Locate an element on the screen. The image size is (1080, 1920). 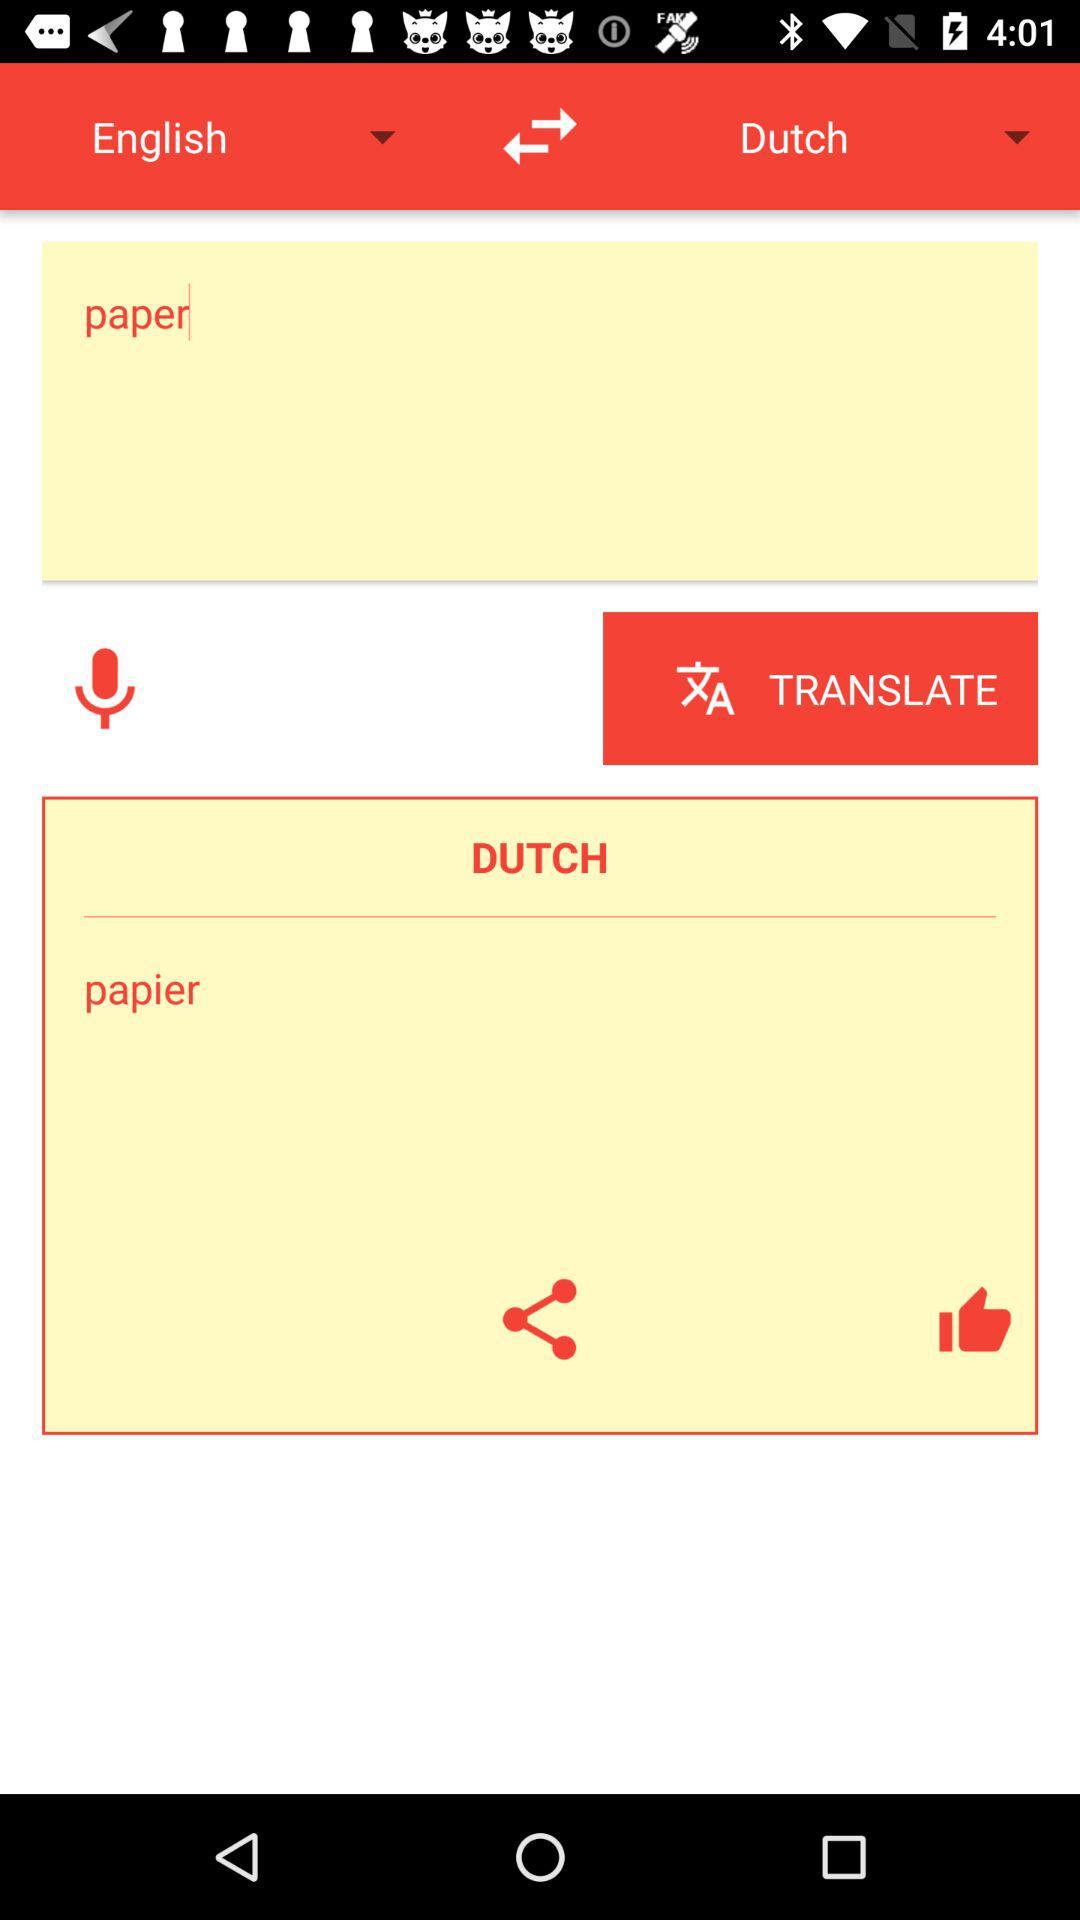
language option is located at coordinates (540, 135).